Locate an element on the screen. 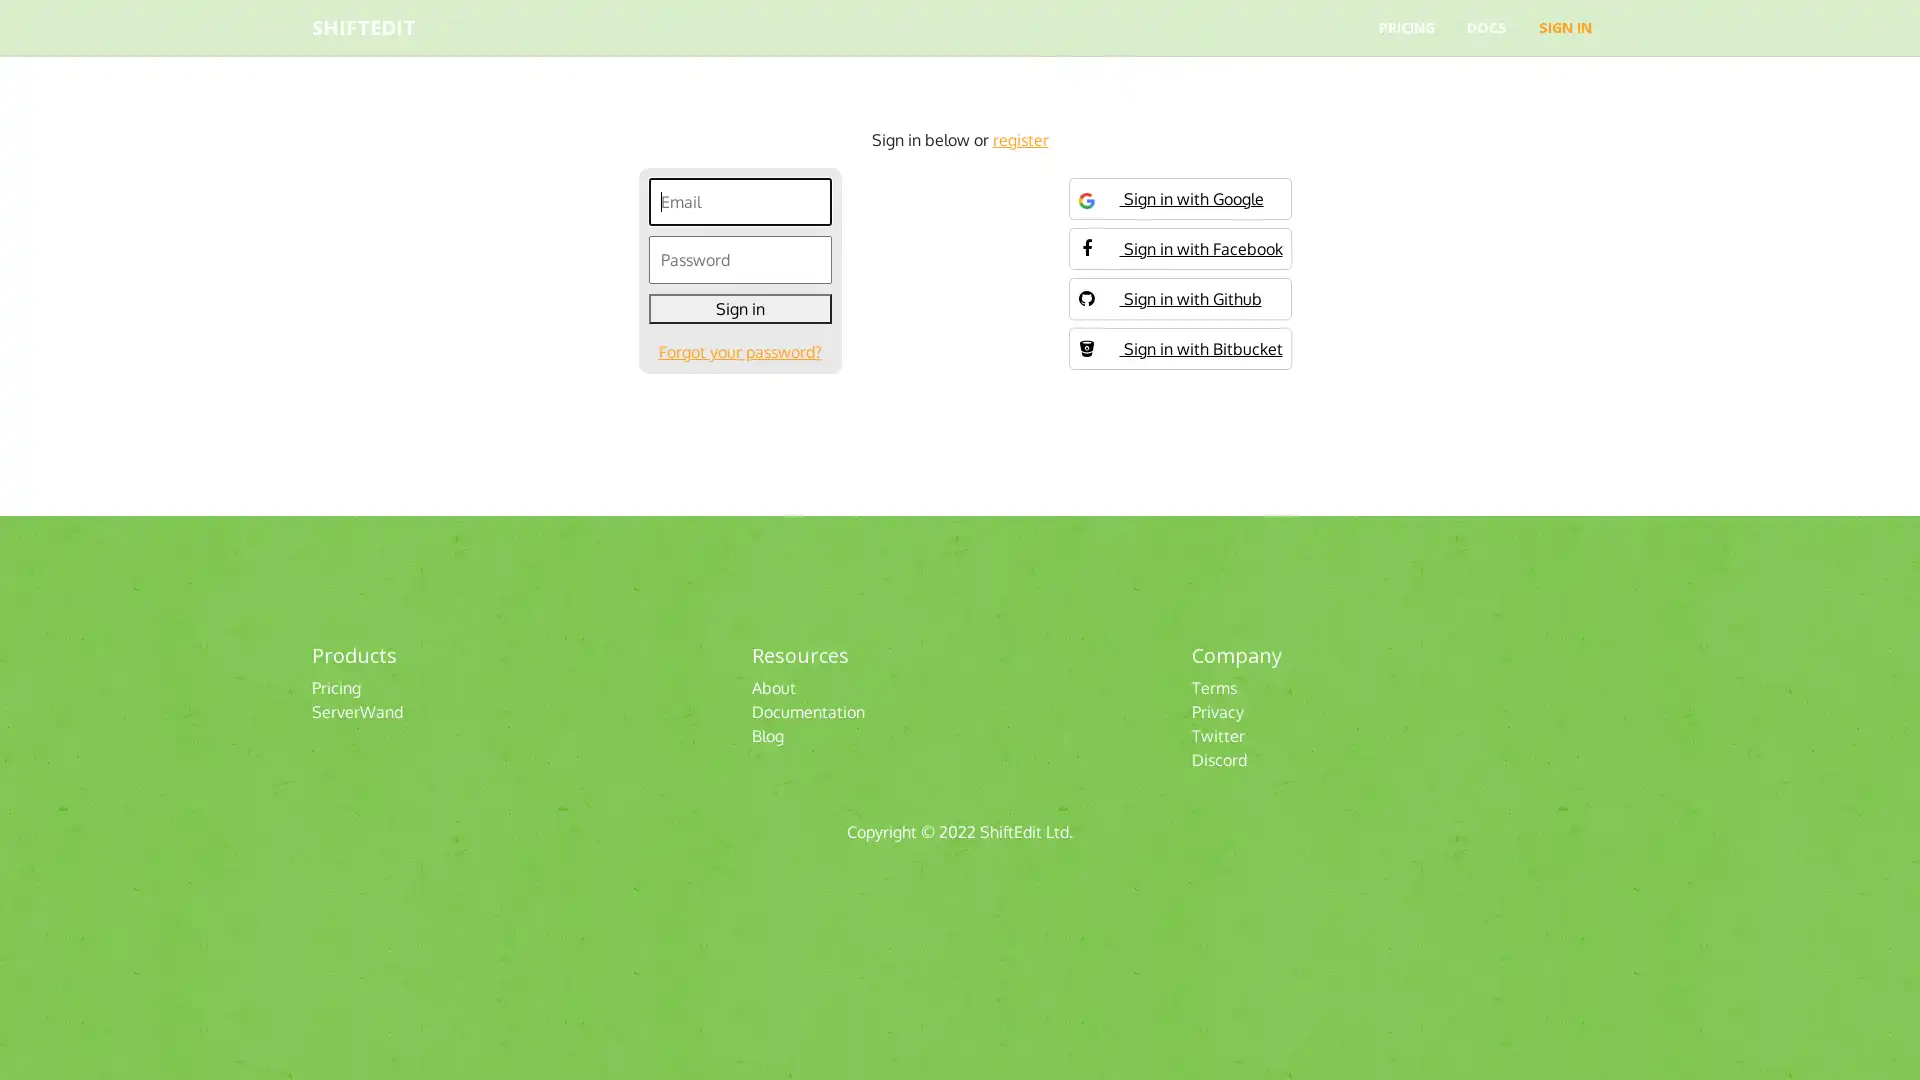  Sign in is located at coordinates (738, 308).